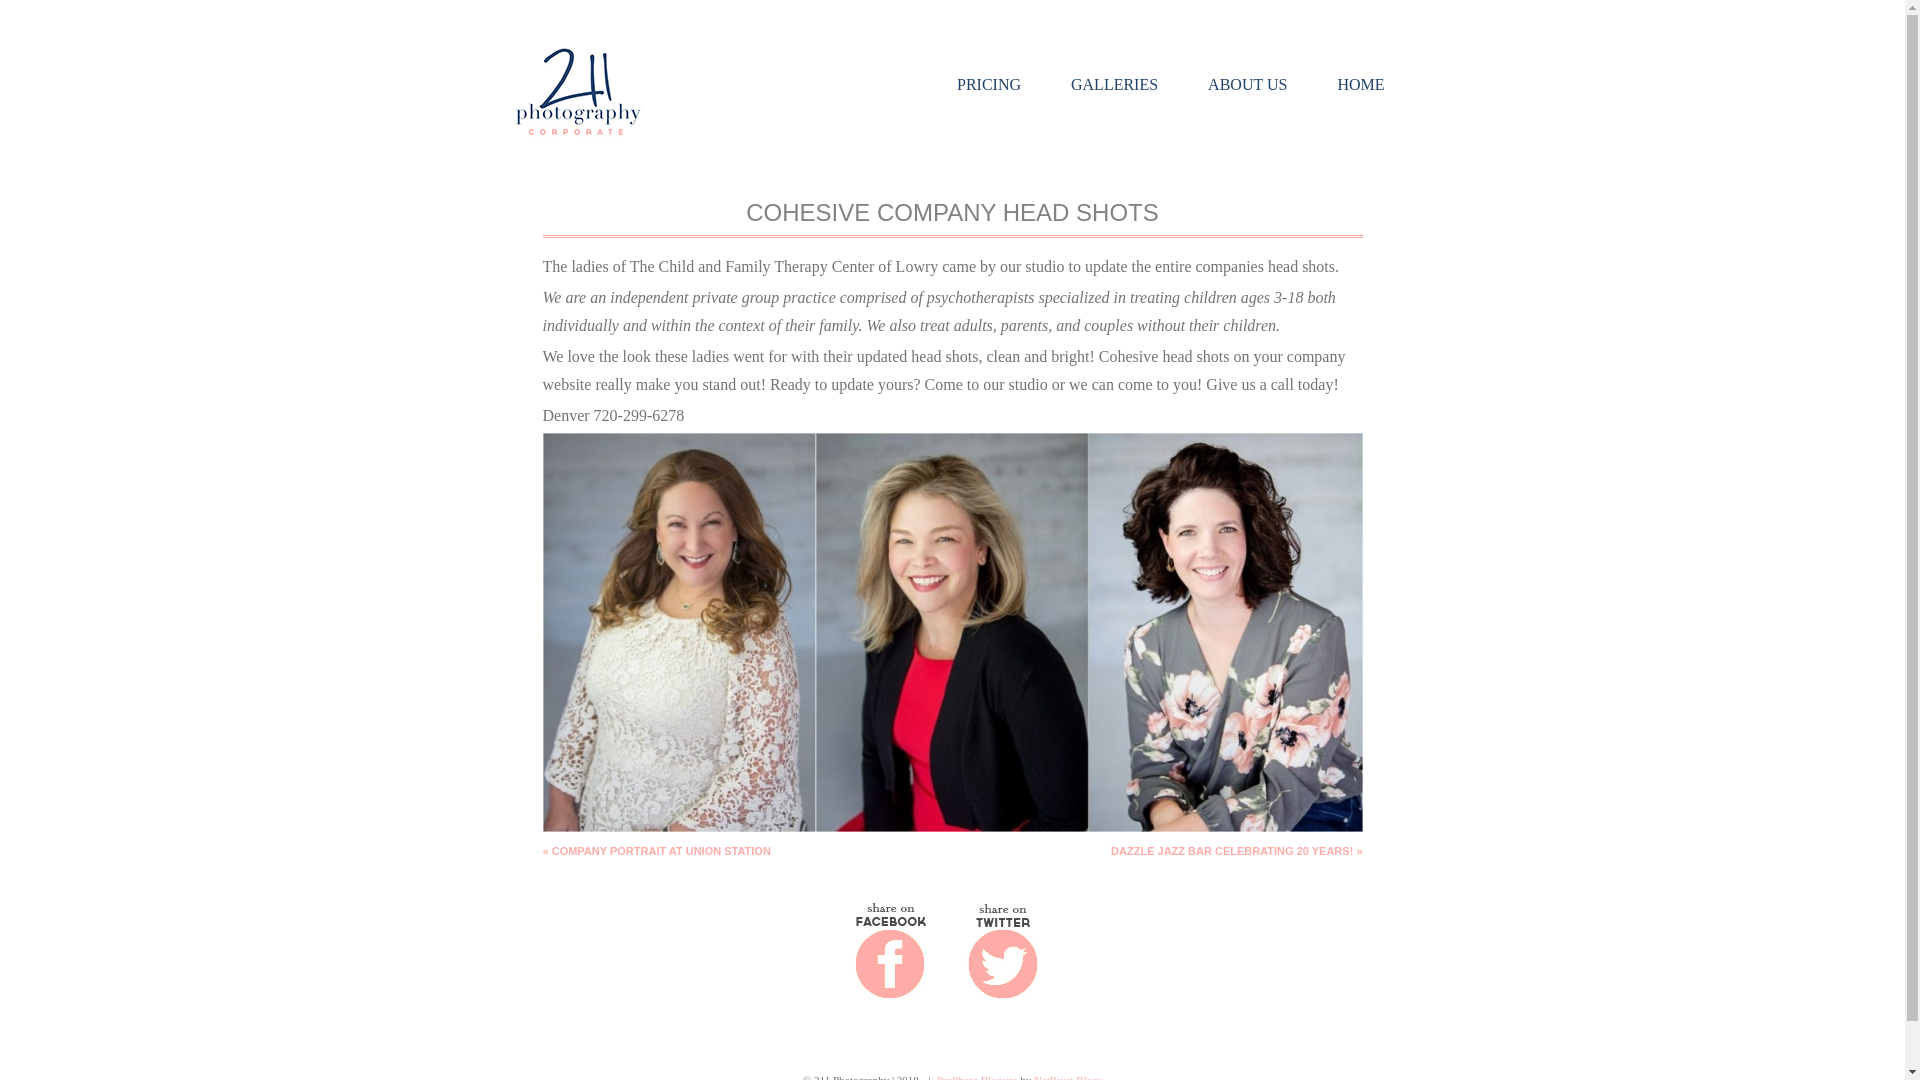 Image resolution: width=1920 pixels, height=1080 pixels. Describe the element at coordinates (988, 83) in the screenshot. I see `'PRICING'` at that location.